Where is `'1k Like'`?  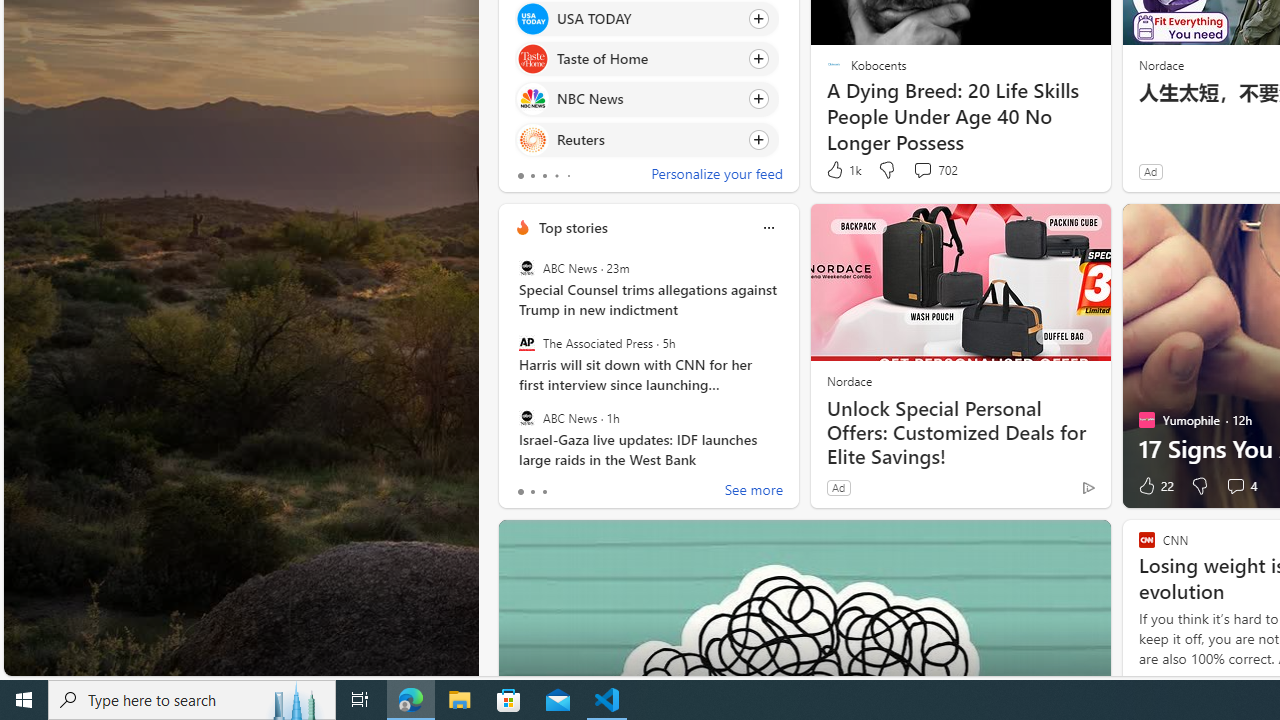 '1k Like' is located at coordinates (842, 169).